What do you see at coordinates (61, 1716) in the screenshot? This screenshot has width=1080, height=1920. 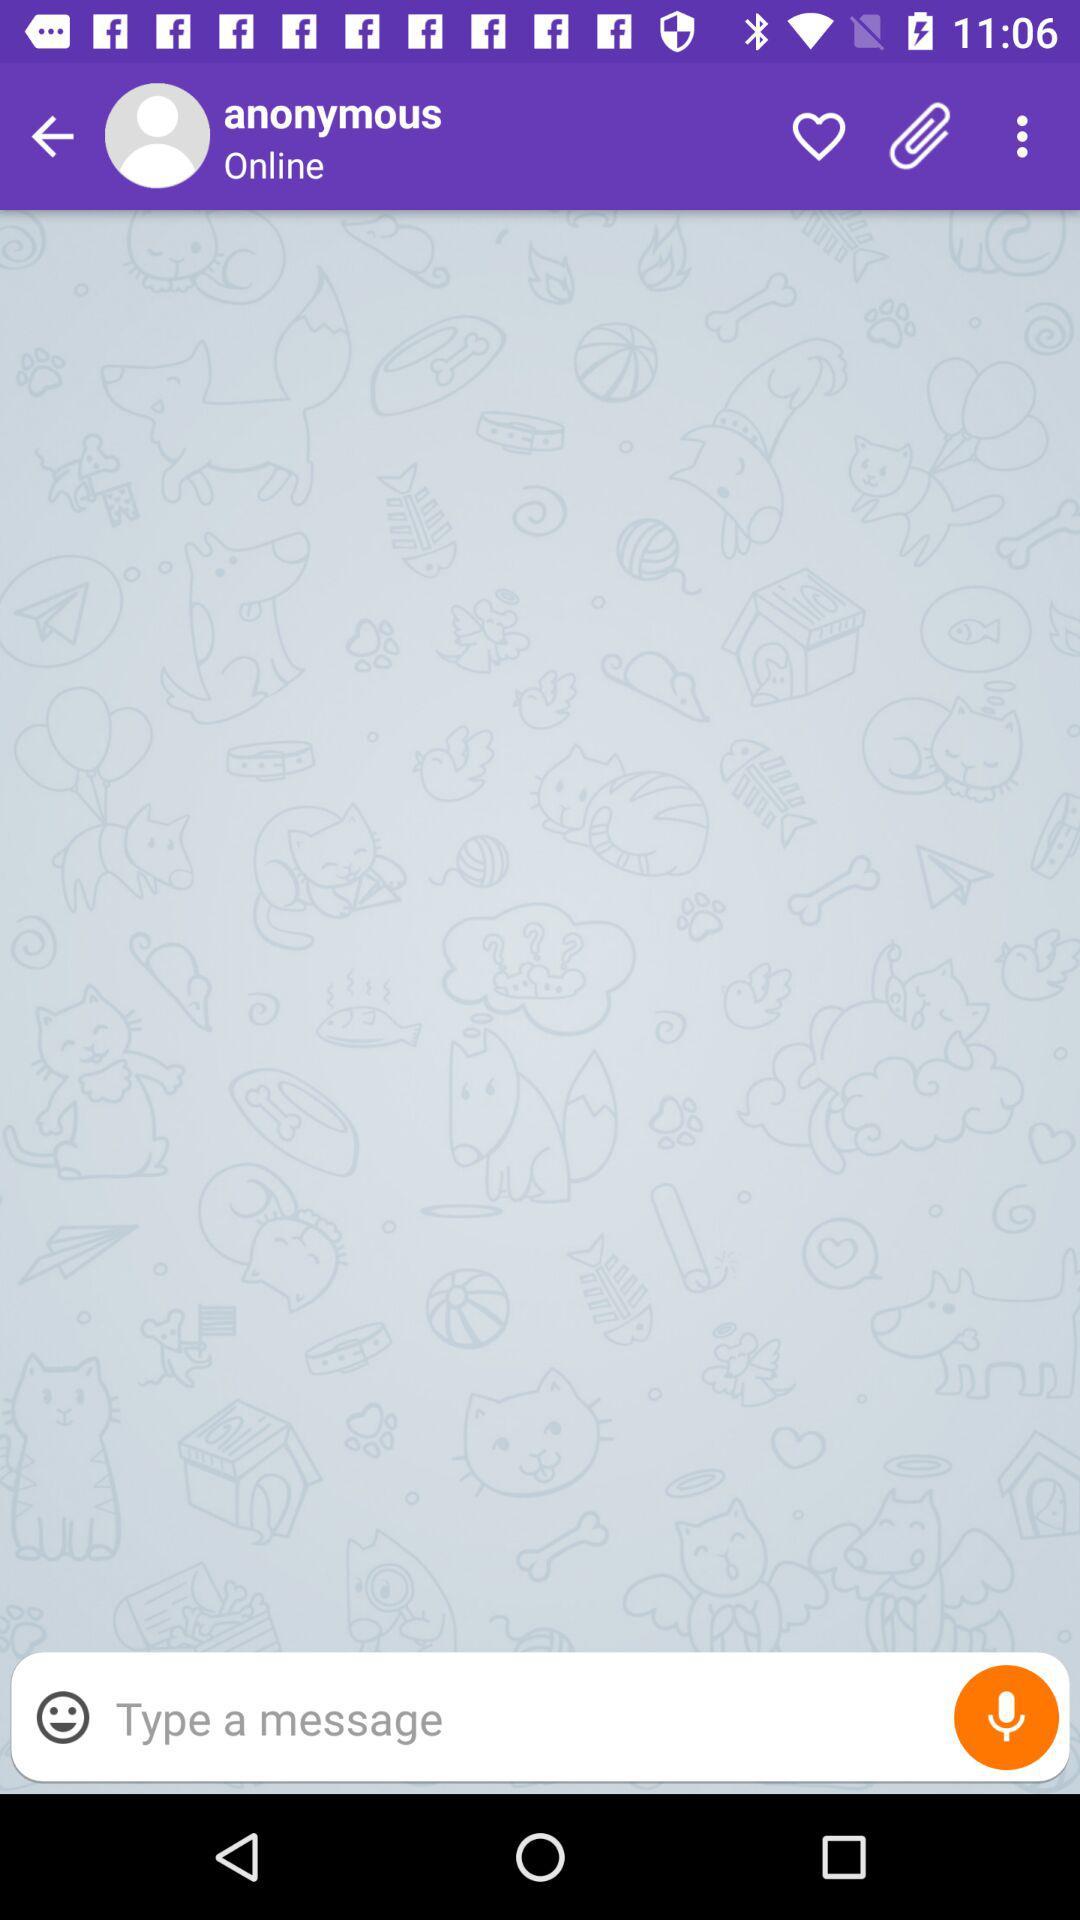 I see `the emoji icon` at bounding box center [61, 1716].